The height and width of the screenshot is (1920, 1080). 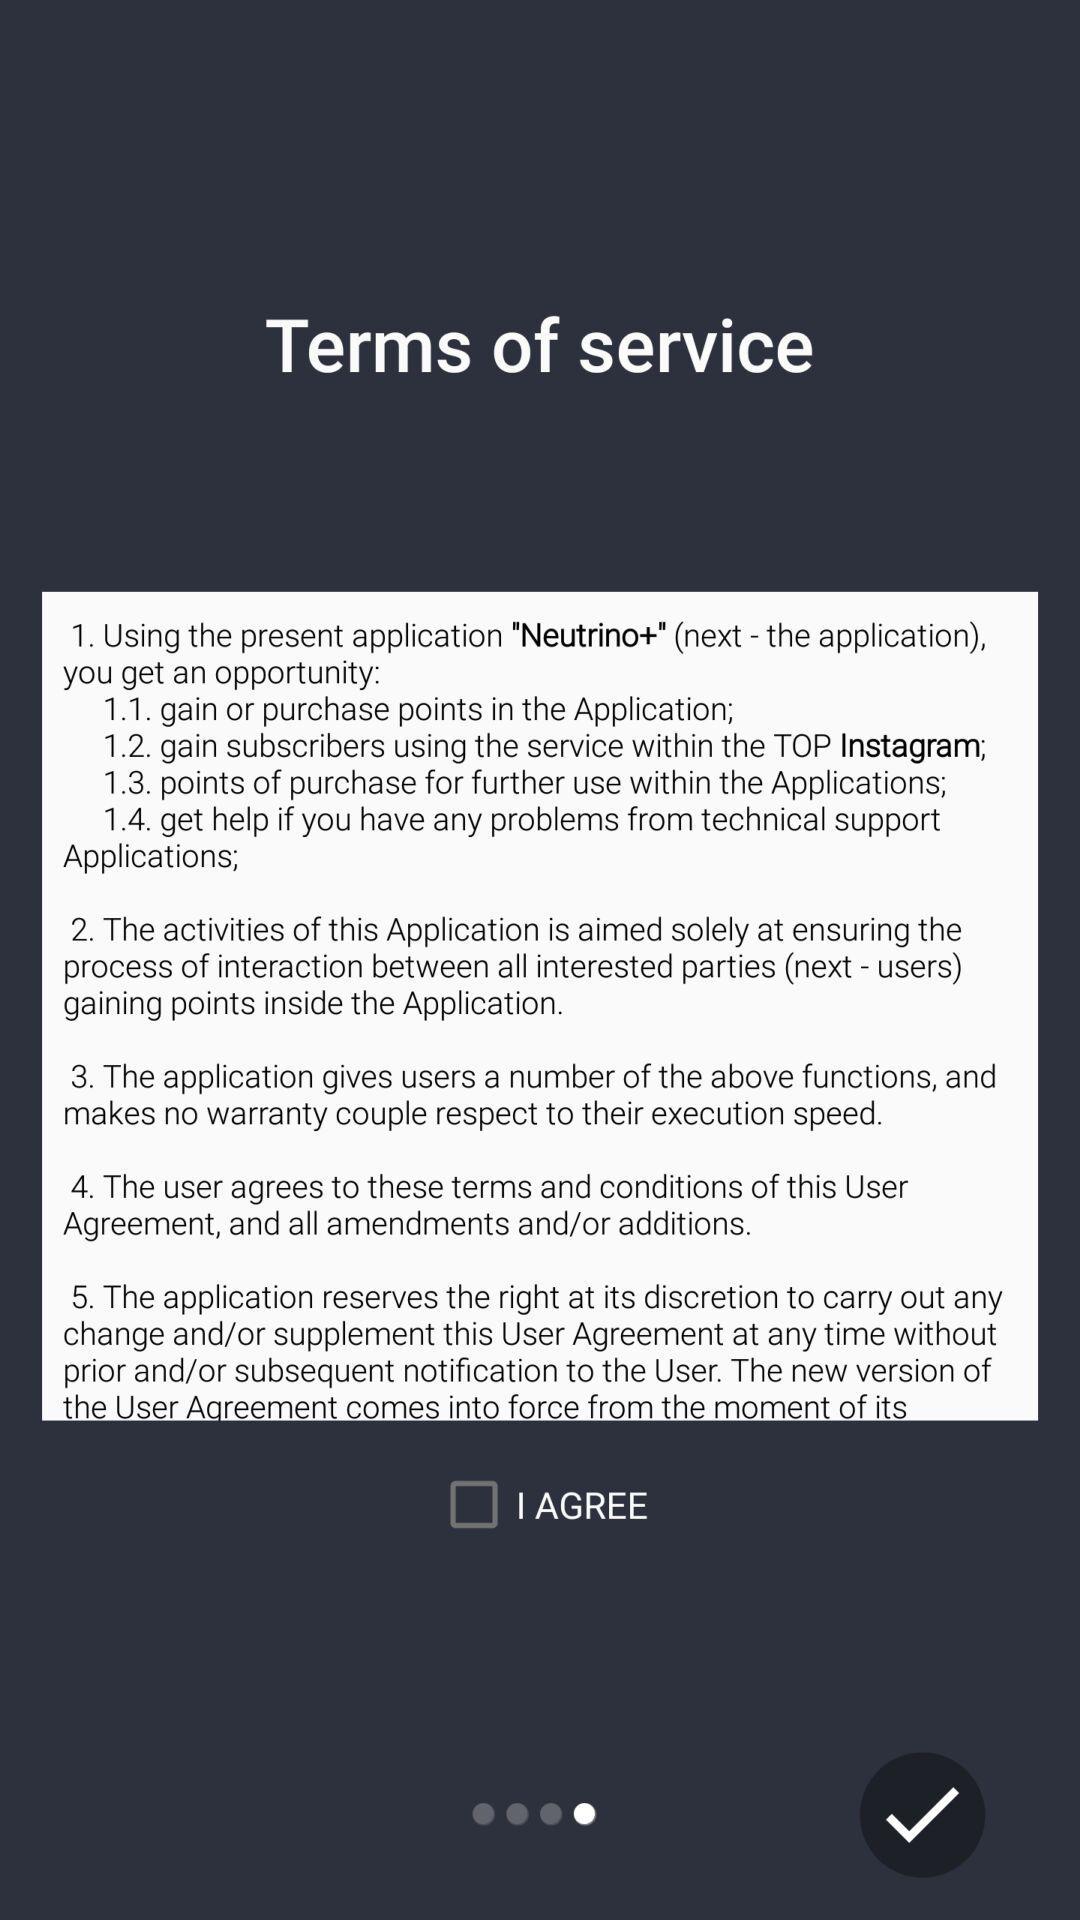 I want to click on submit terms of service, so click(x=922, y=1814).